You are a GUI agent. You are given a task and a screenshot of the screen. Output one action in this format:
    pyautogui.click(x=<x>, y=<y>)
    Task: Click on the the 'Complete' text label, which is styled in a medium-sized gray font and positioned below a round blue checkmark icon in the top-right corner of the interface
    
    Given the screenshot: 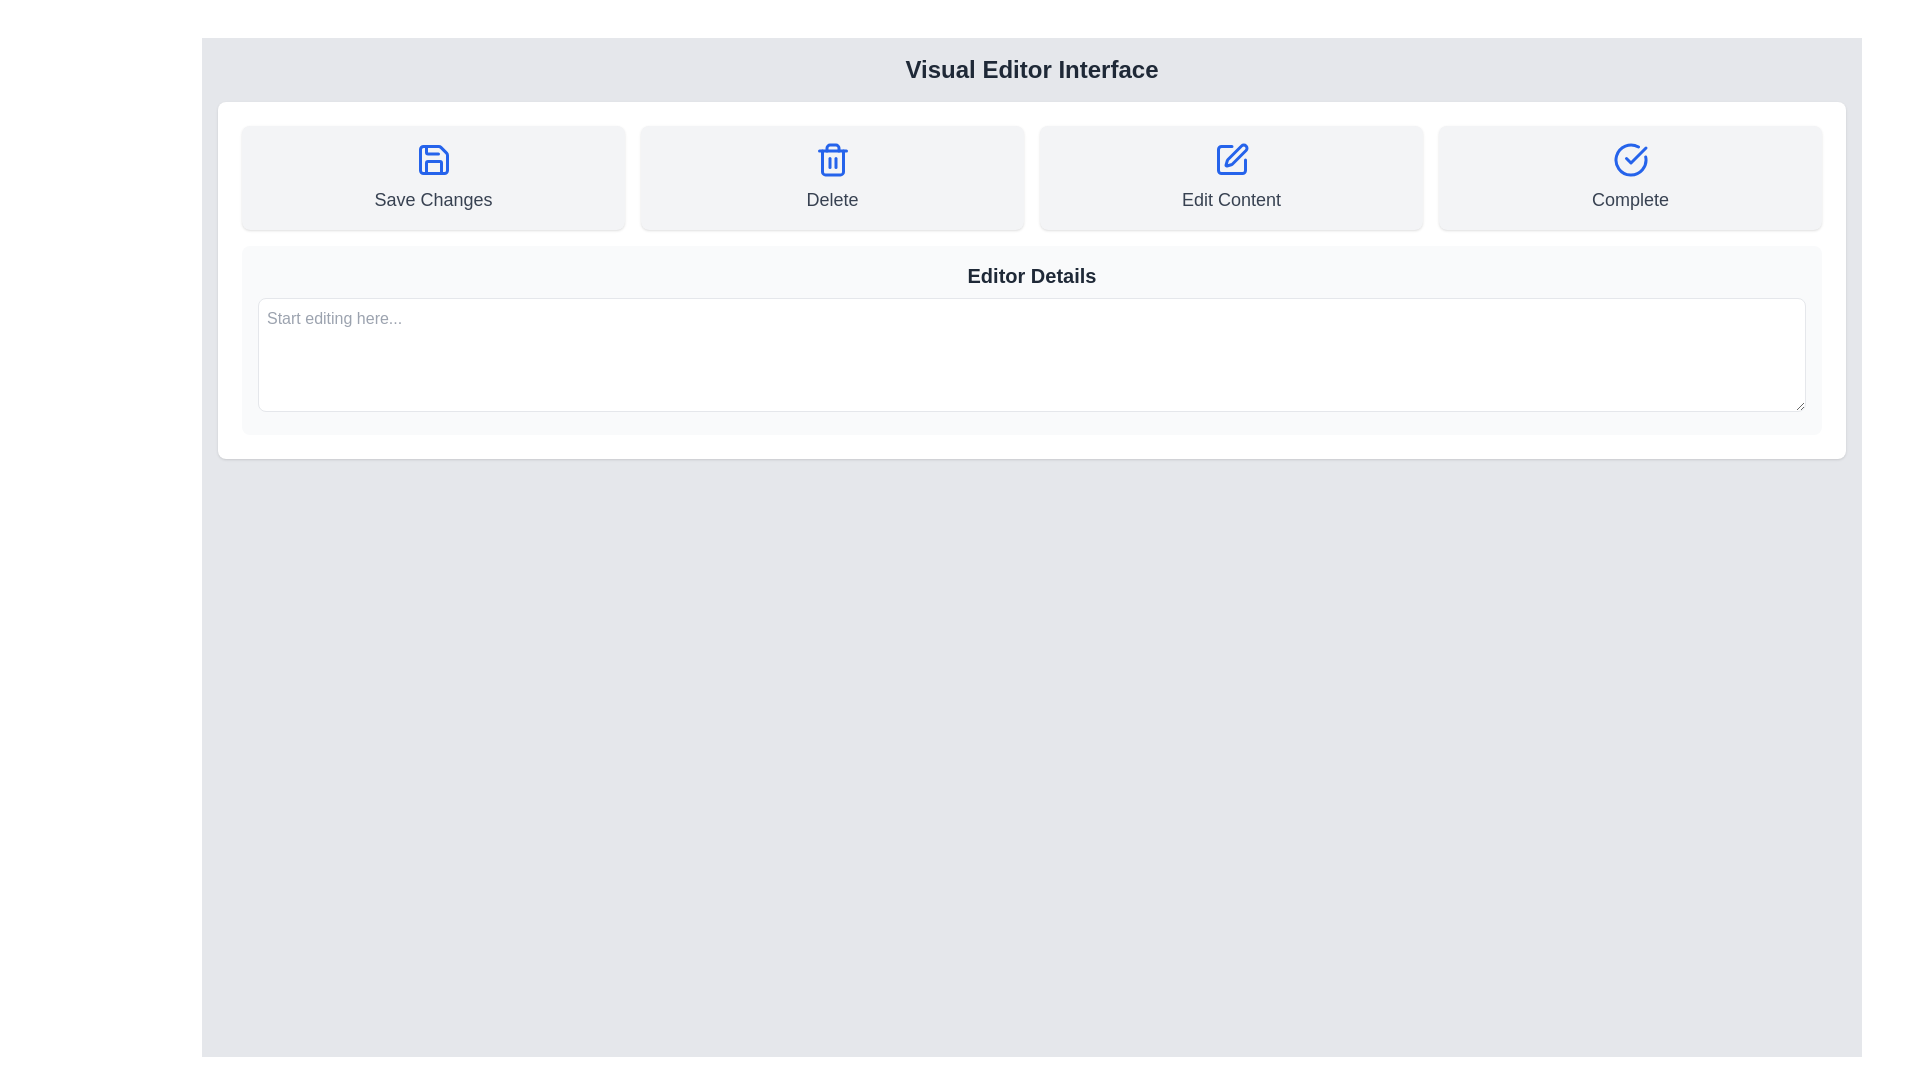 What is the action you would take?
    pyautogui.click(x=1630, y=200)
    